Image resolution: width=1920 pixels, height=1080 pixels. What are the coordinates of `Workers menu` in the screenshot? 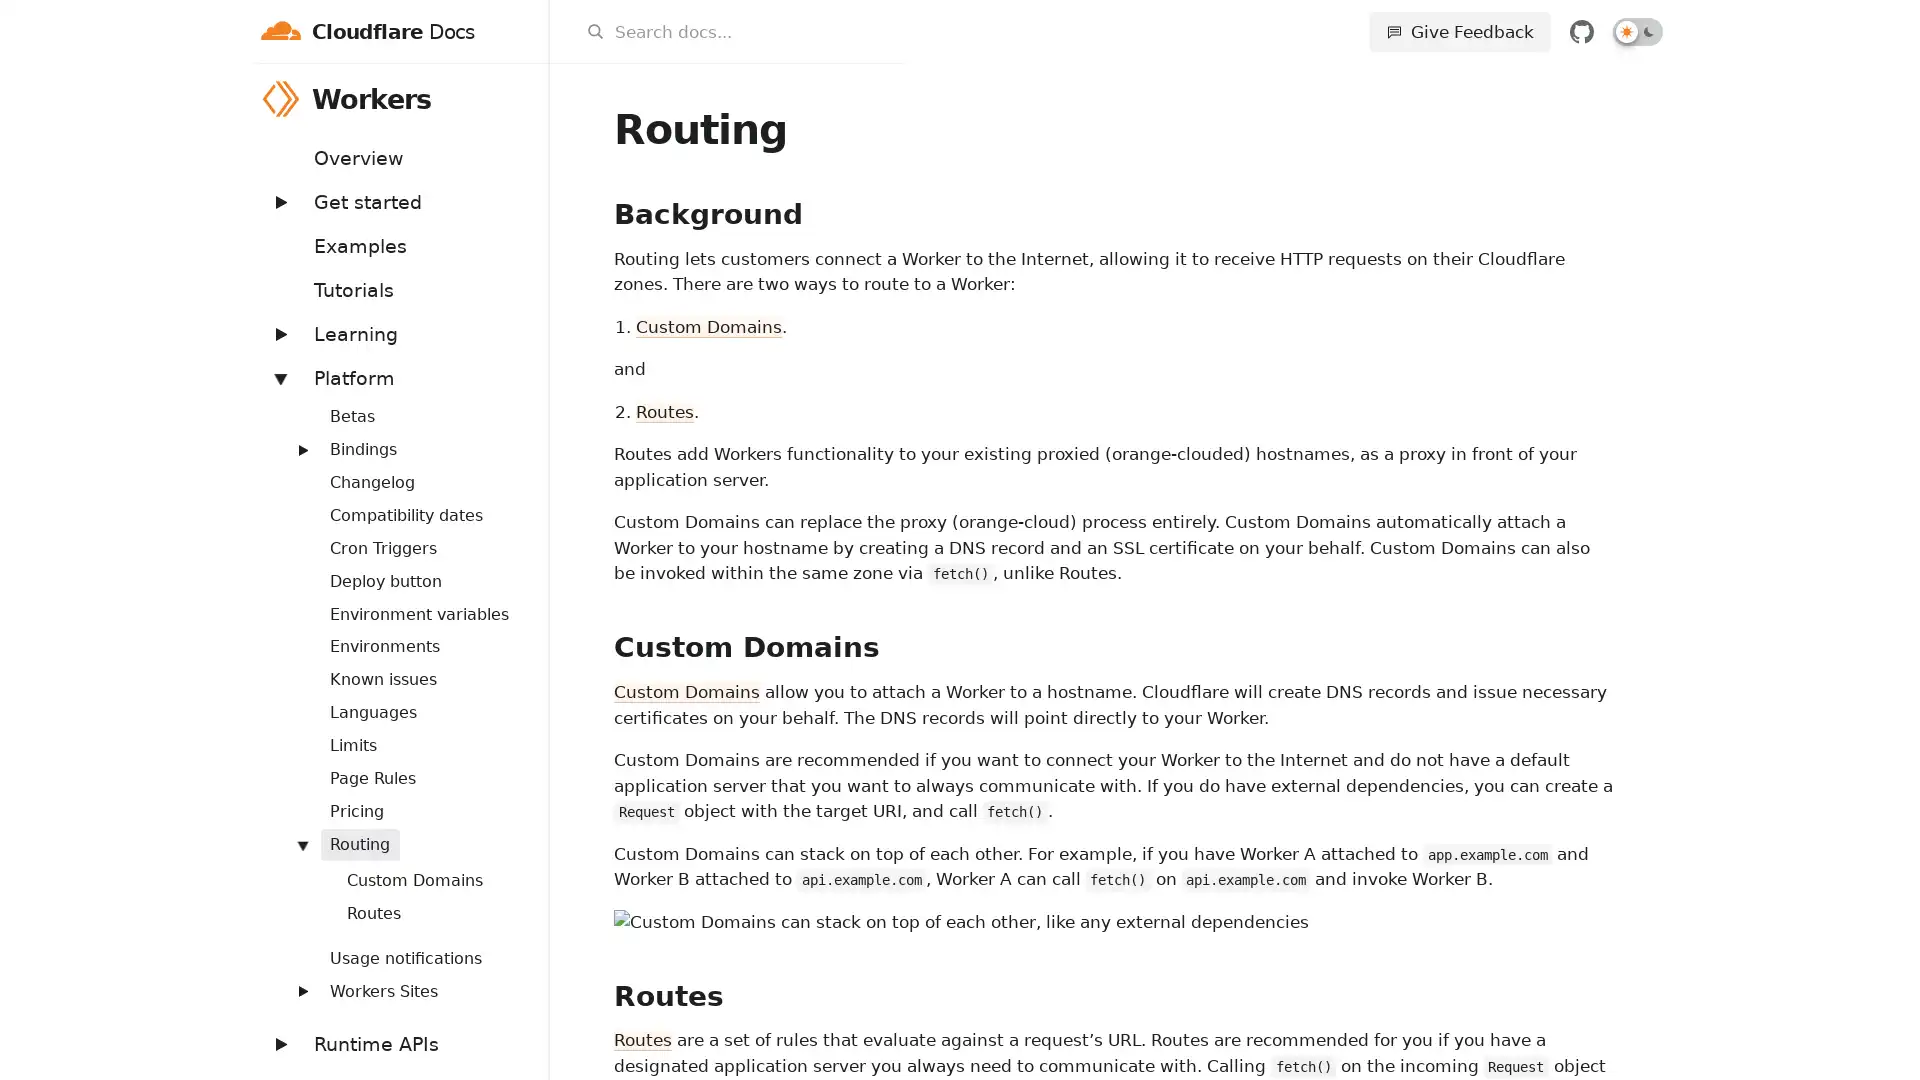 It's located at (522, 98).